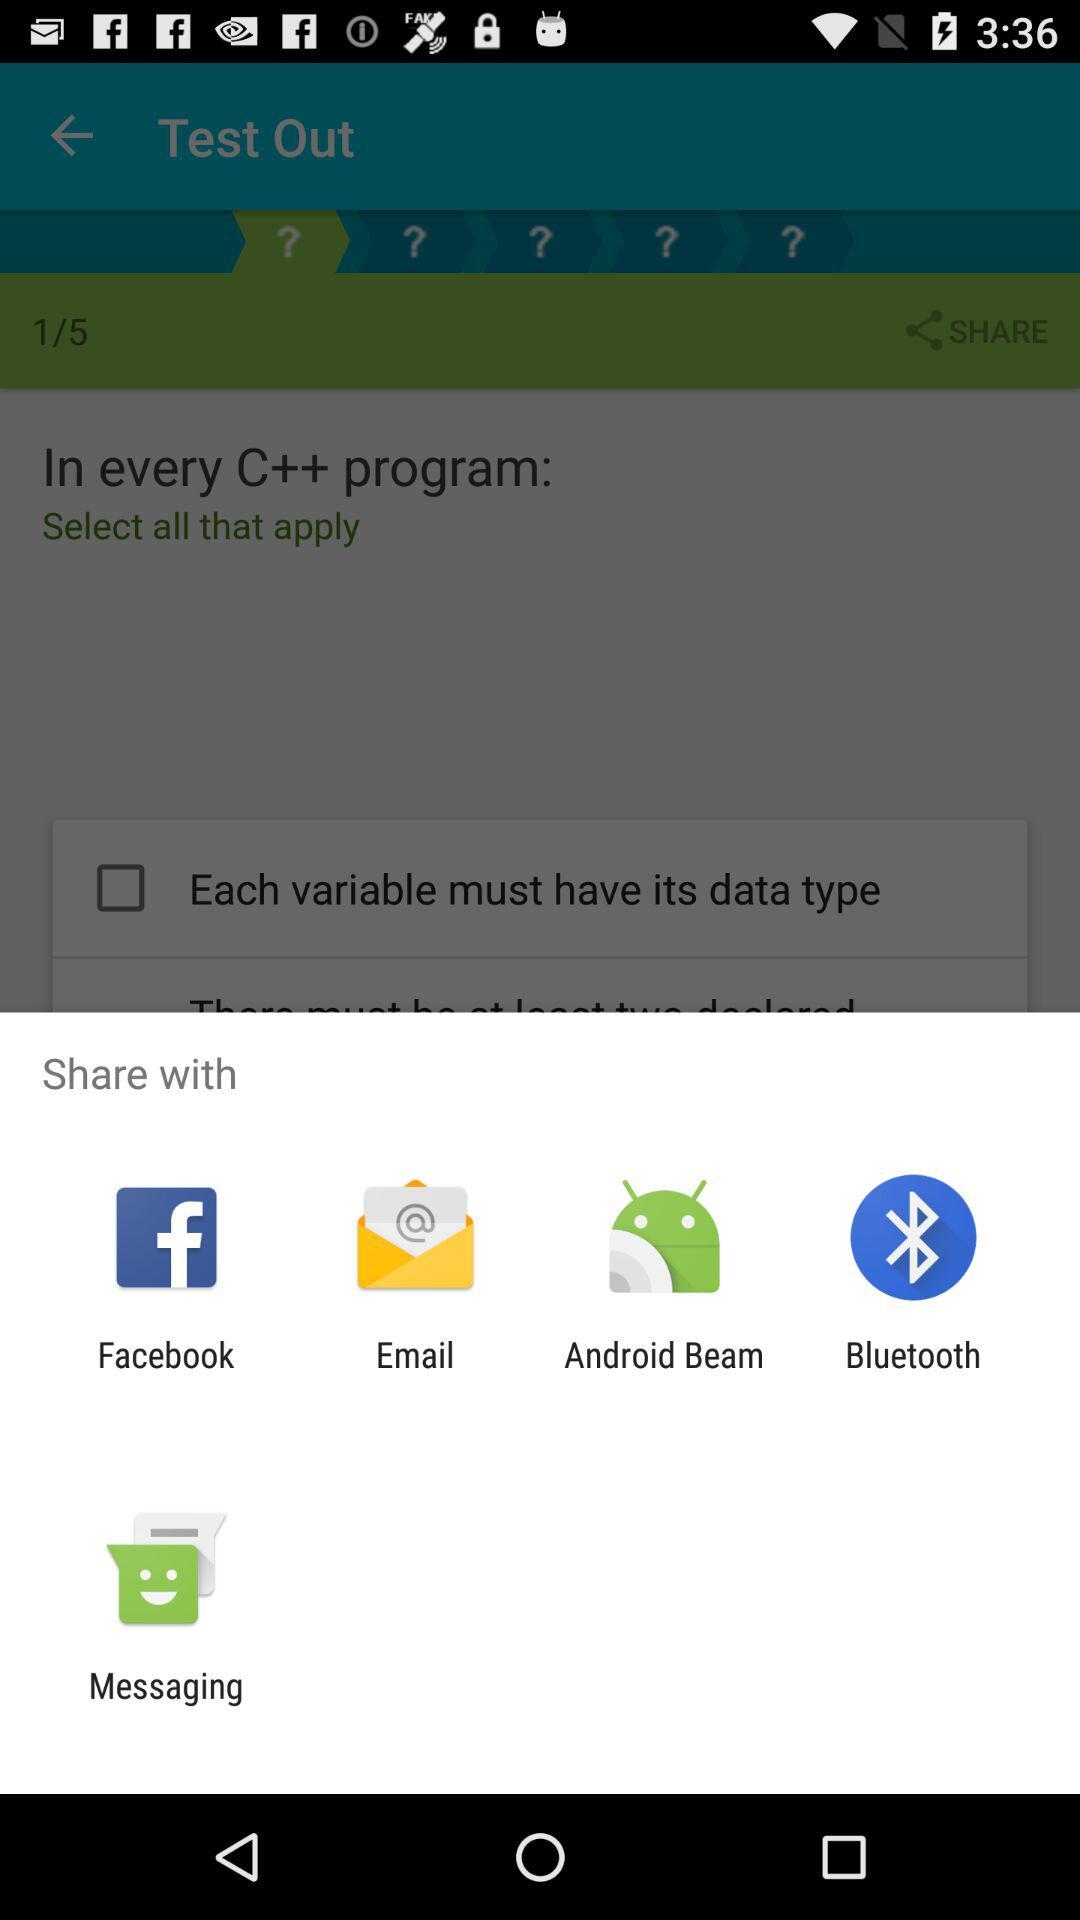 This screenshot has height=1920, width=1080. What do you see at coordinates (664, 1374) in the screenshot?
I see `app next to email` at bounding box center [664, 1374].